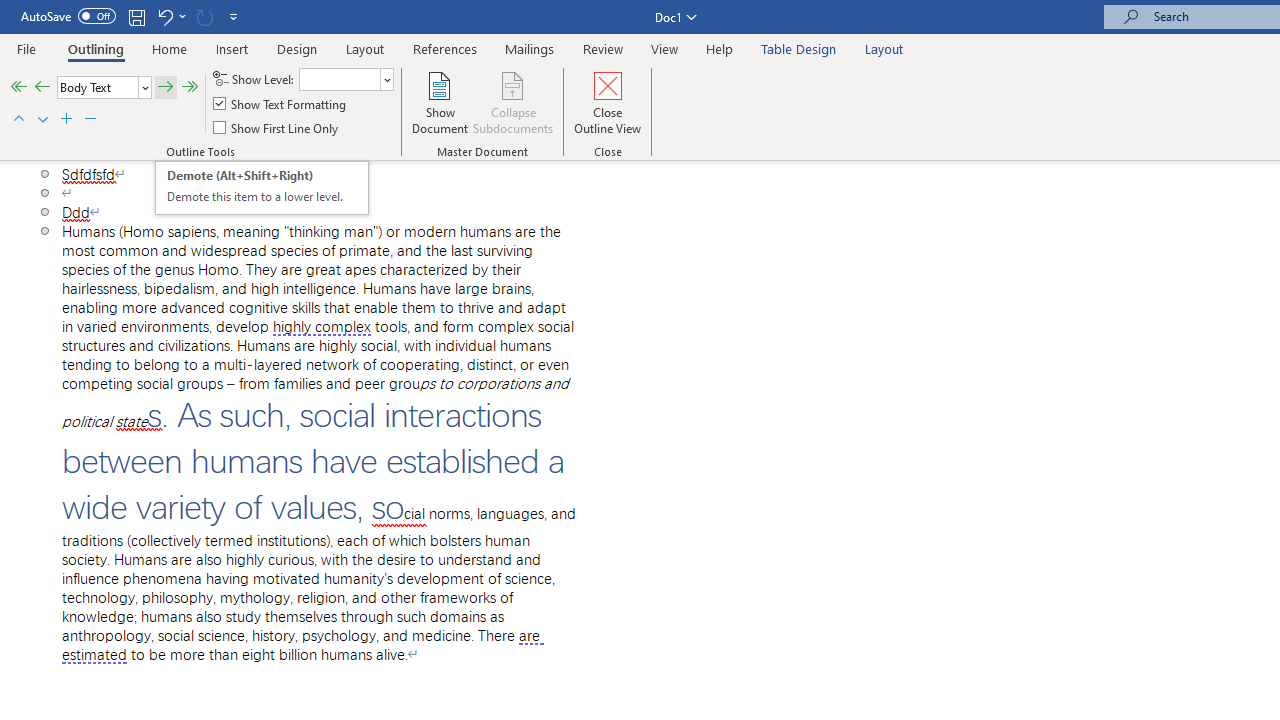 The width and height of the screenshot is (1280, 720). What do you see at coordinates (42, 119) in the screenshot?
I see `'Move Down'` at bounding box center [42, 119].